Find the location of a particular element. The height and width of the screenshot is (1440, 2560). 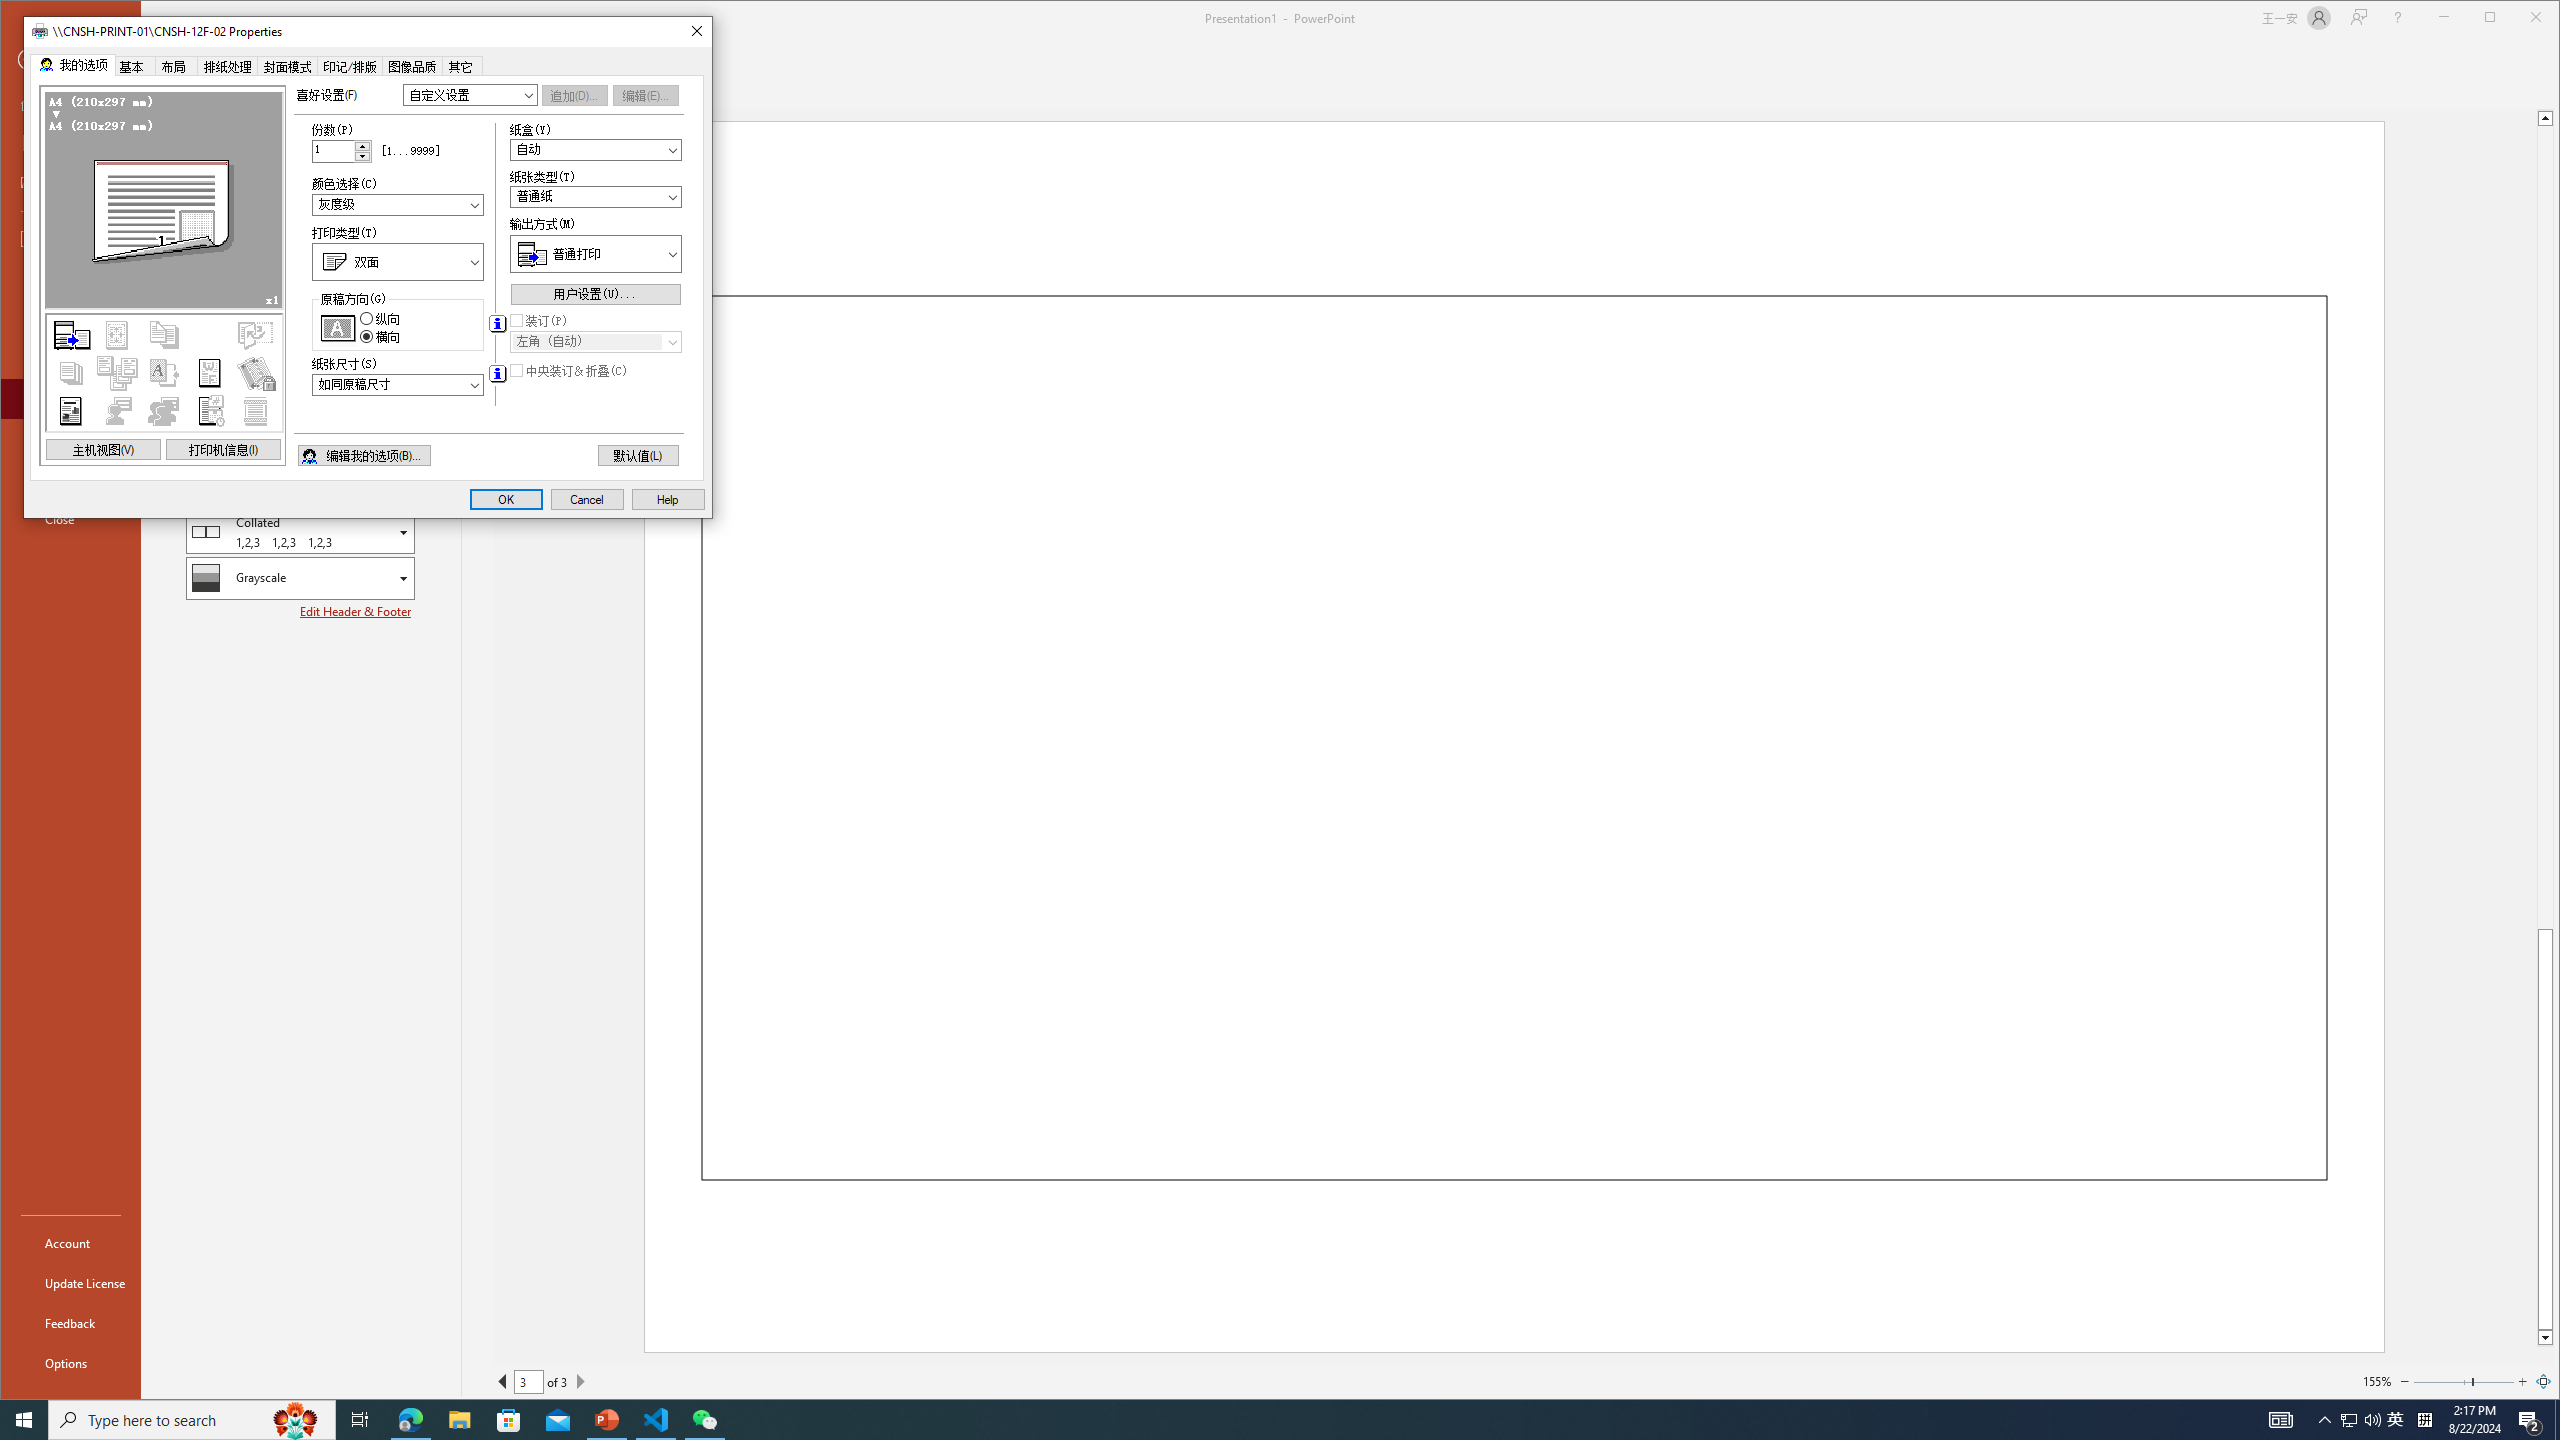

'Maximize' is located at coordinates (2519, 19).